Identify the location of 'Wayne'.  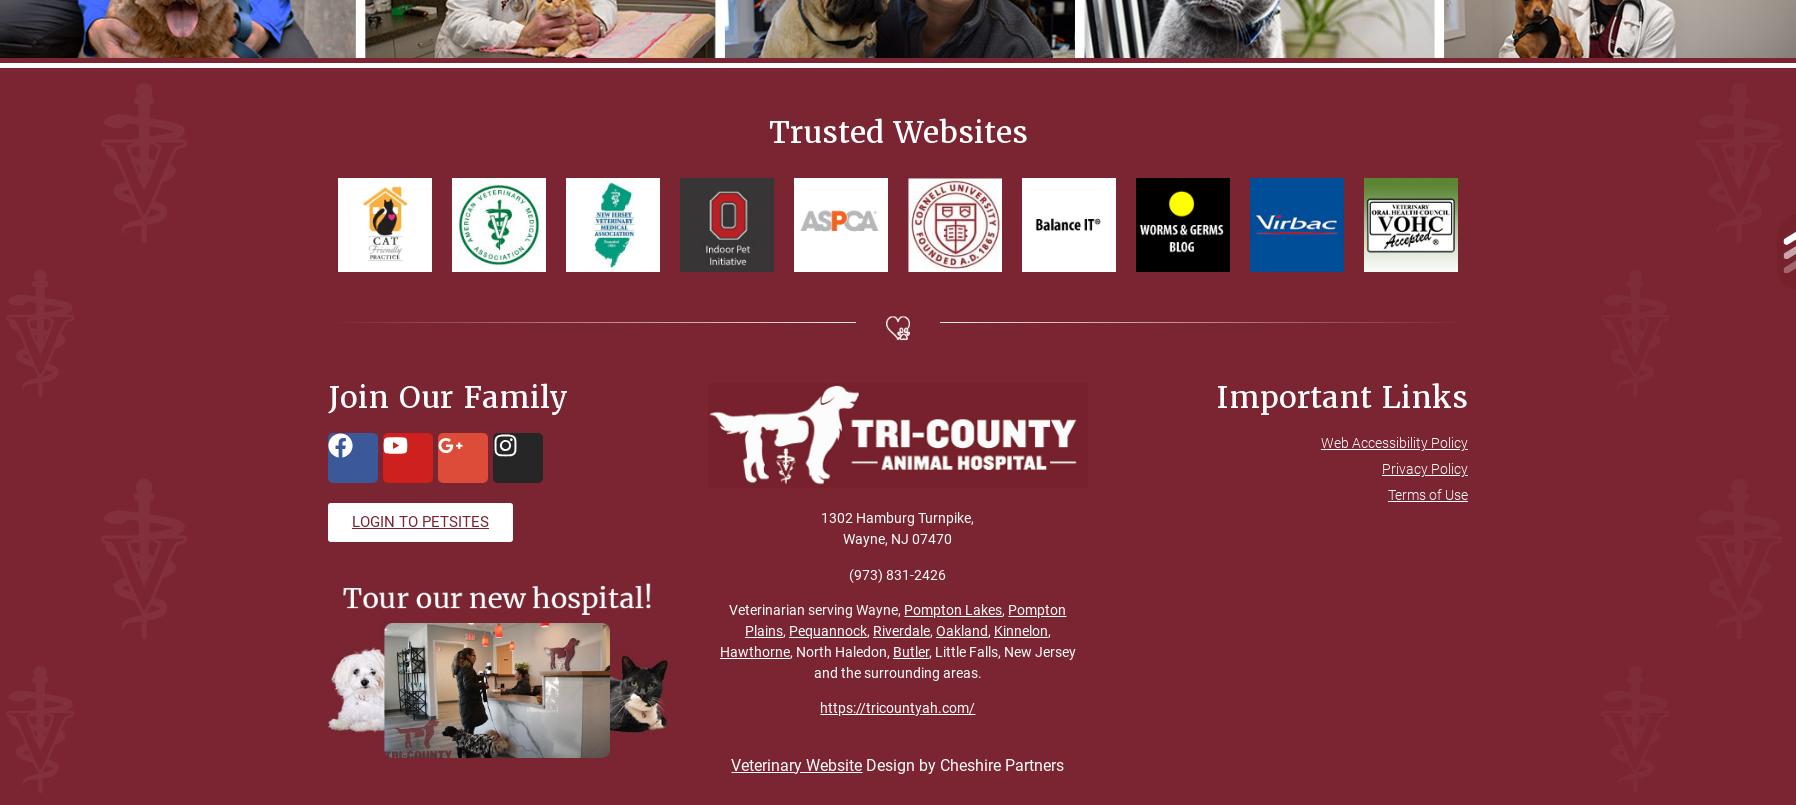
(843, 538).